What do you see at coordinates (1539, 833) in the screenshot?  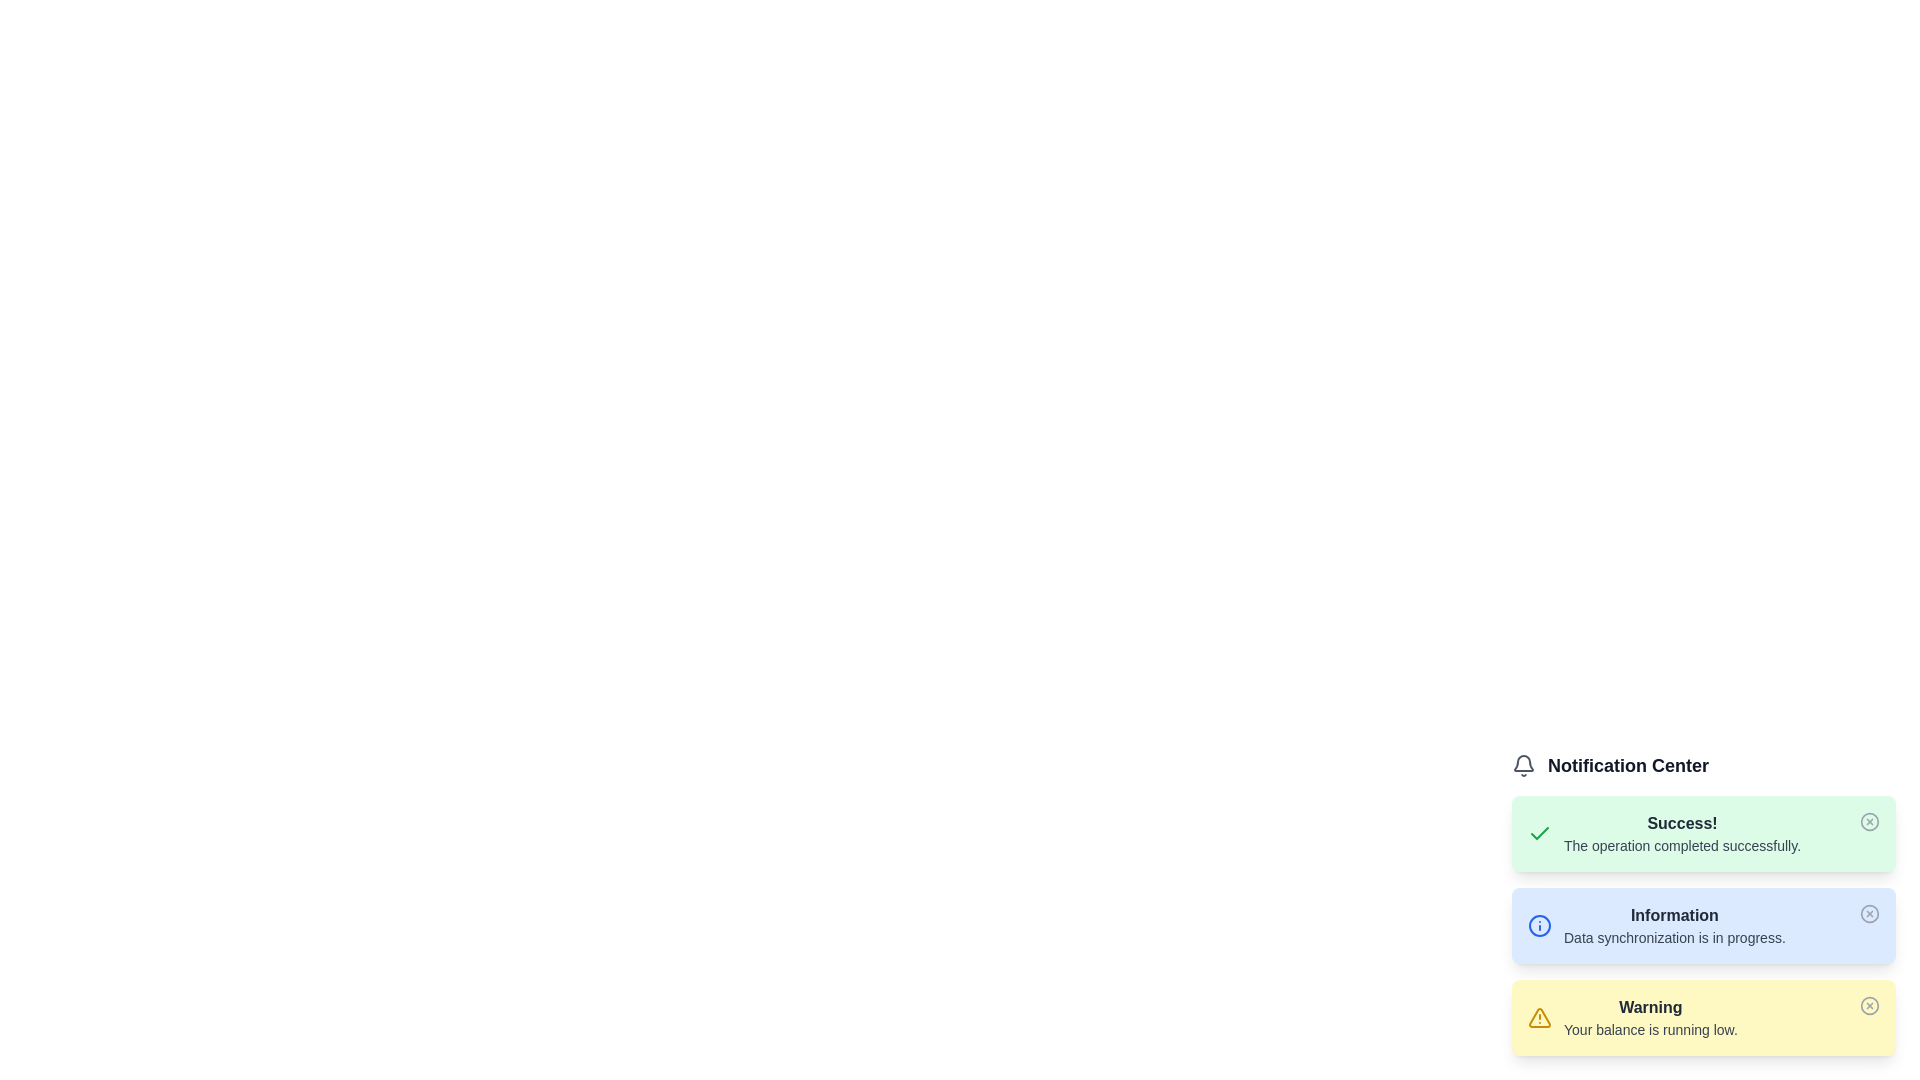 I see `the success icon located on the left side of the success message text in the Notification Center to indicate completion of an operation` at bounding box center [1539, 833].